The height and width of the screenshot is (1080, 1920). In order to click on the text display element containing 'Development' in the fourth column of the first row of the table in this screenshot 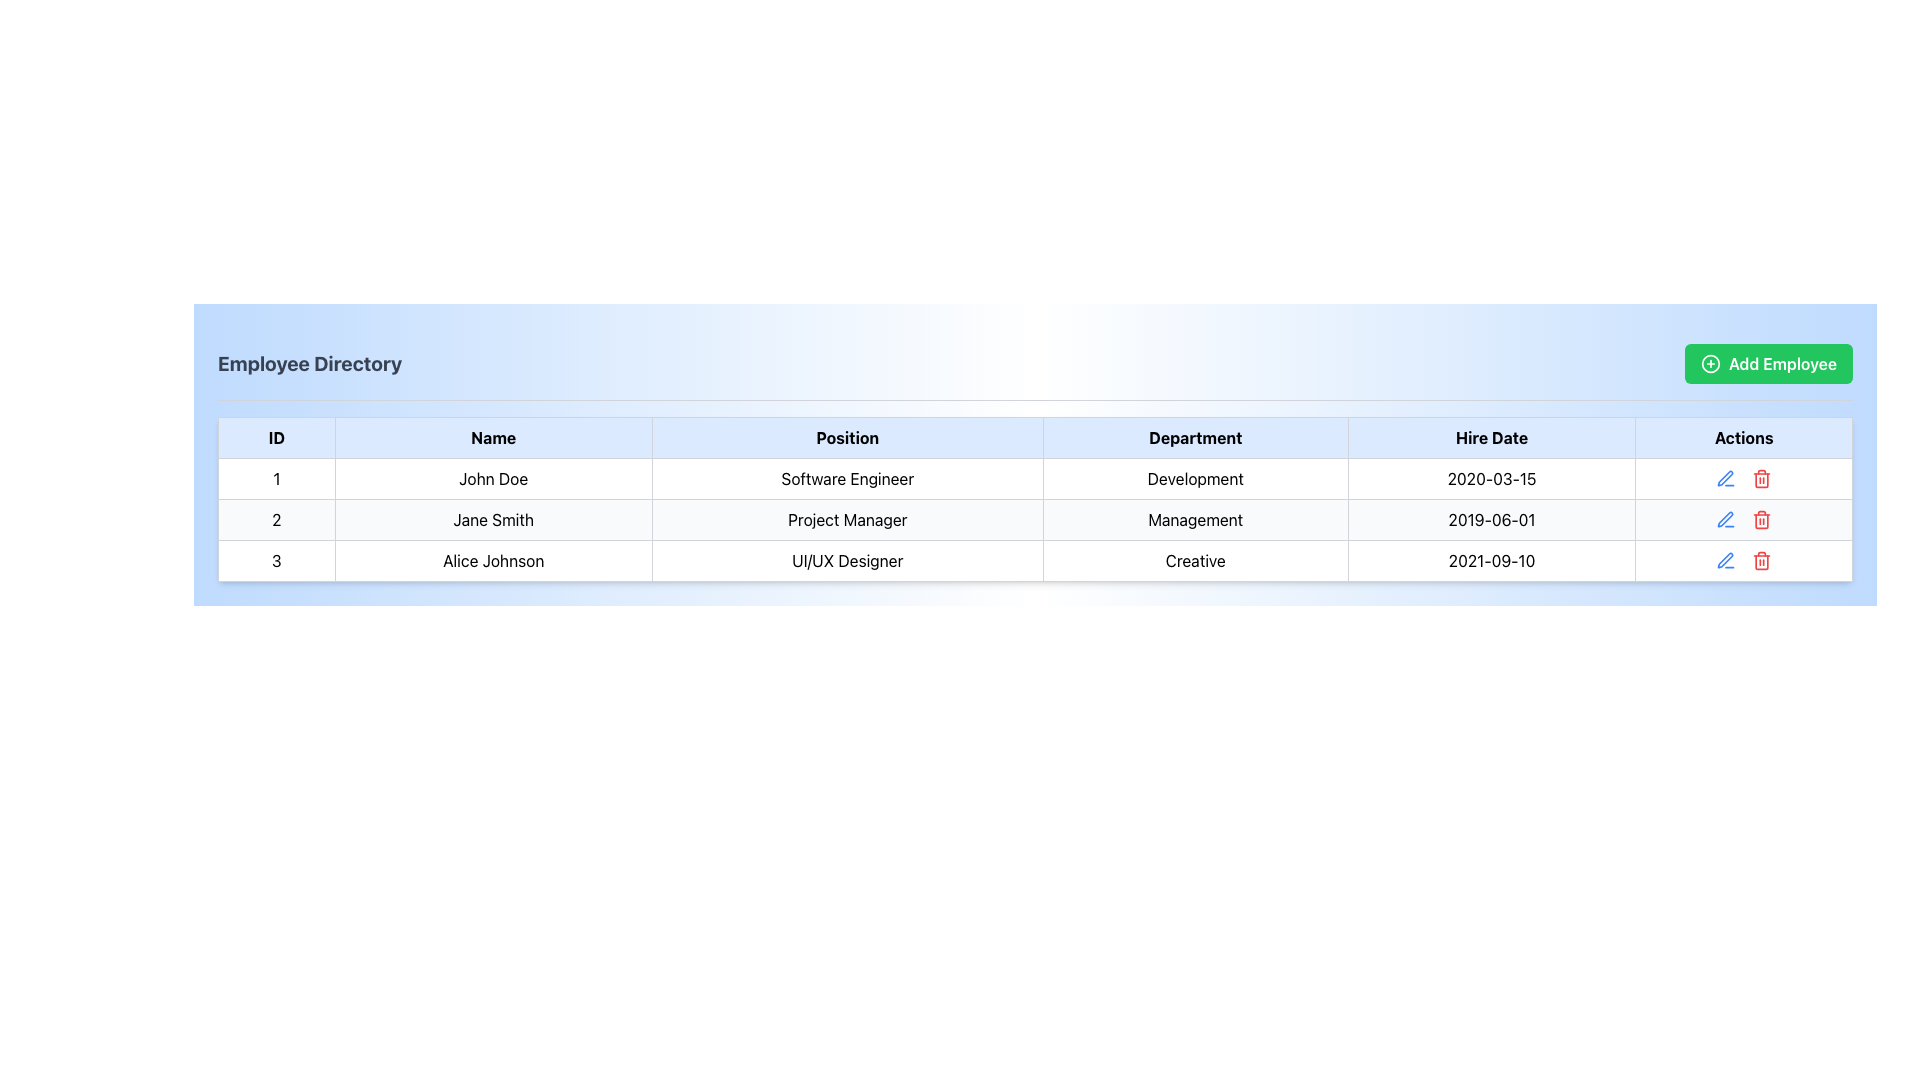, I will do `click(1195, 478)`.